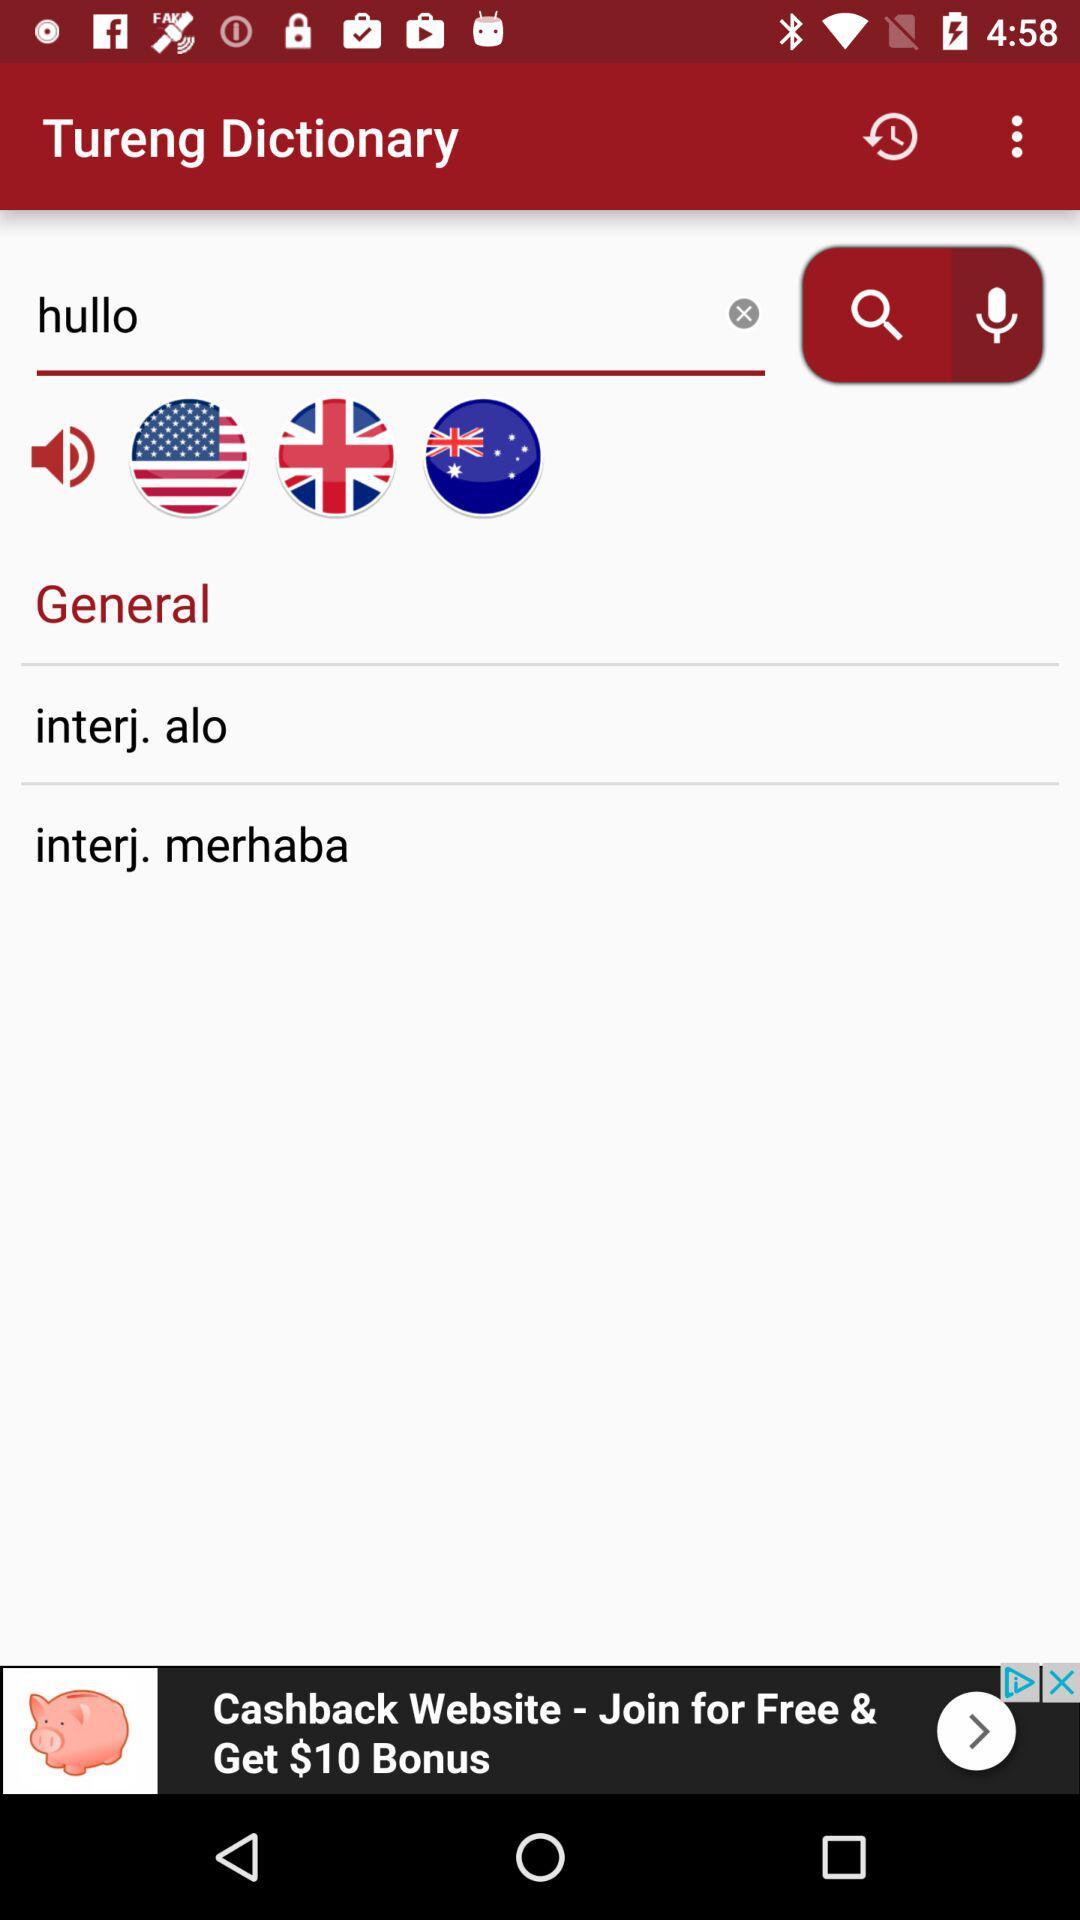 The image size is (1080, 1920). Describe the element at coordinates (1010, 314) in the screenshot. I see `the microphone icon` at that location.